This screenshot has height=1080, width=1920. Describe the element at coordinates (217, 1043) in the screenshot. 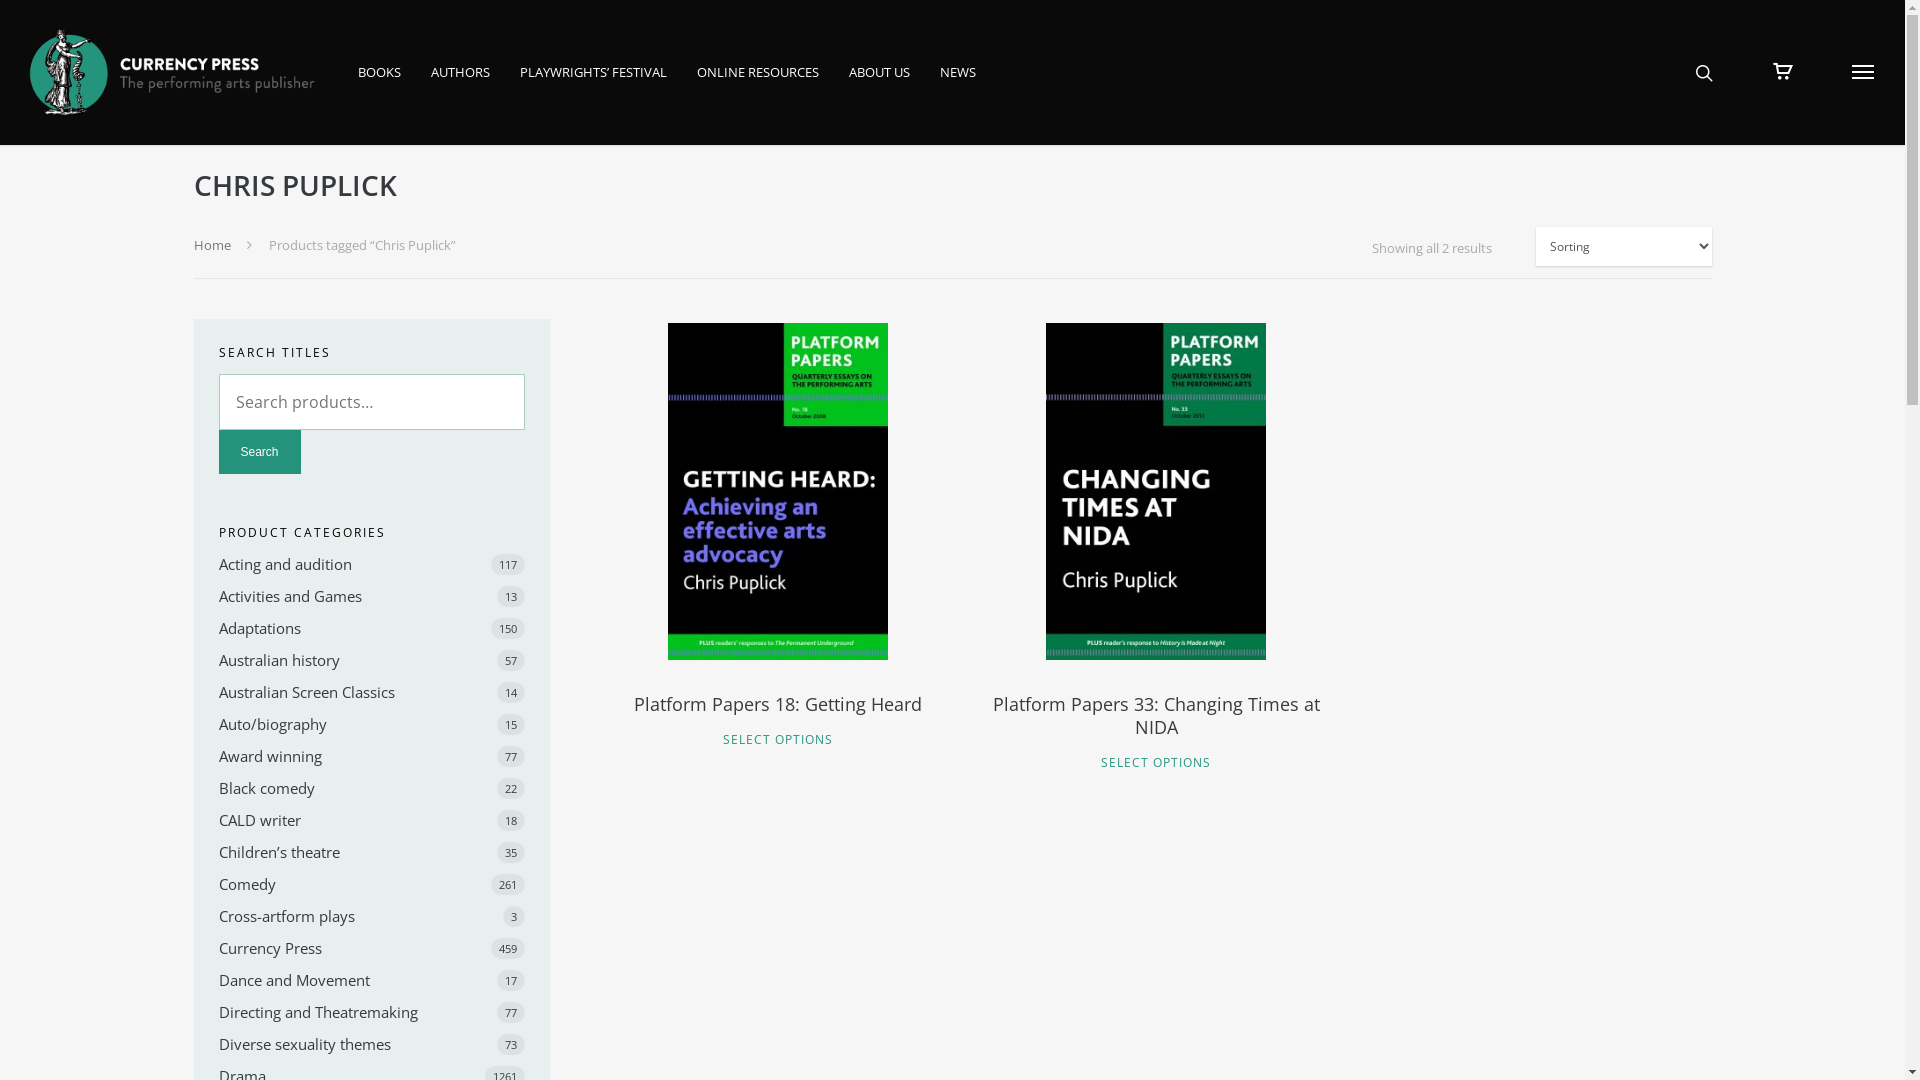

I see `'Diverse sexuality themes'` at that location.